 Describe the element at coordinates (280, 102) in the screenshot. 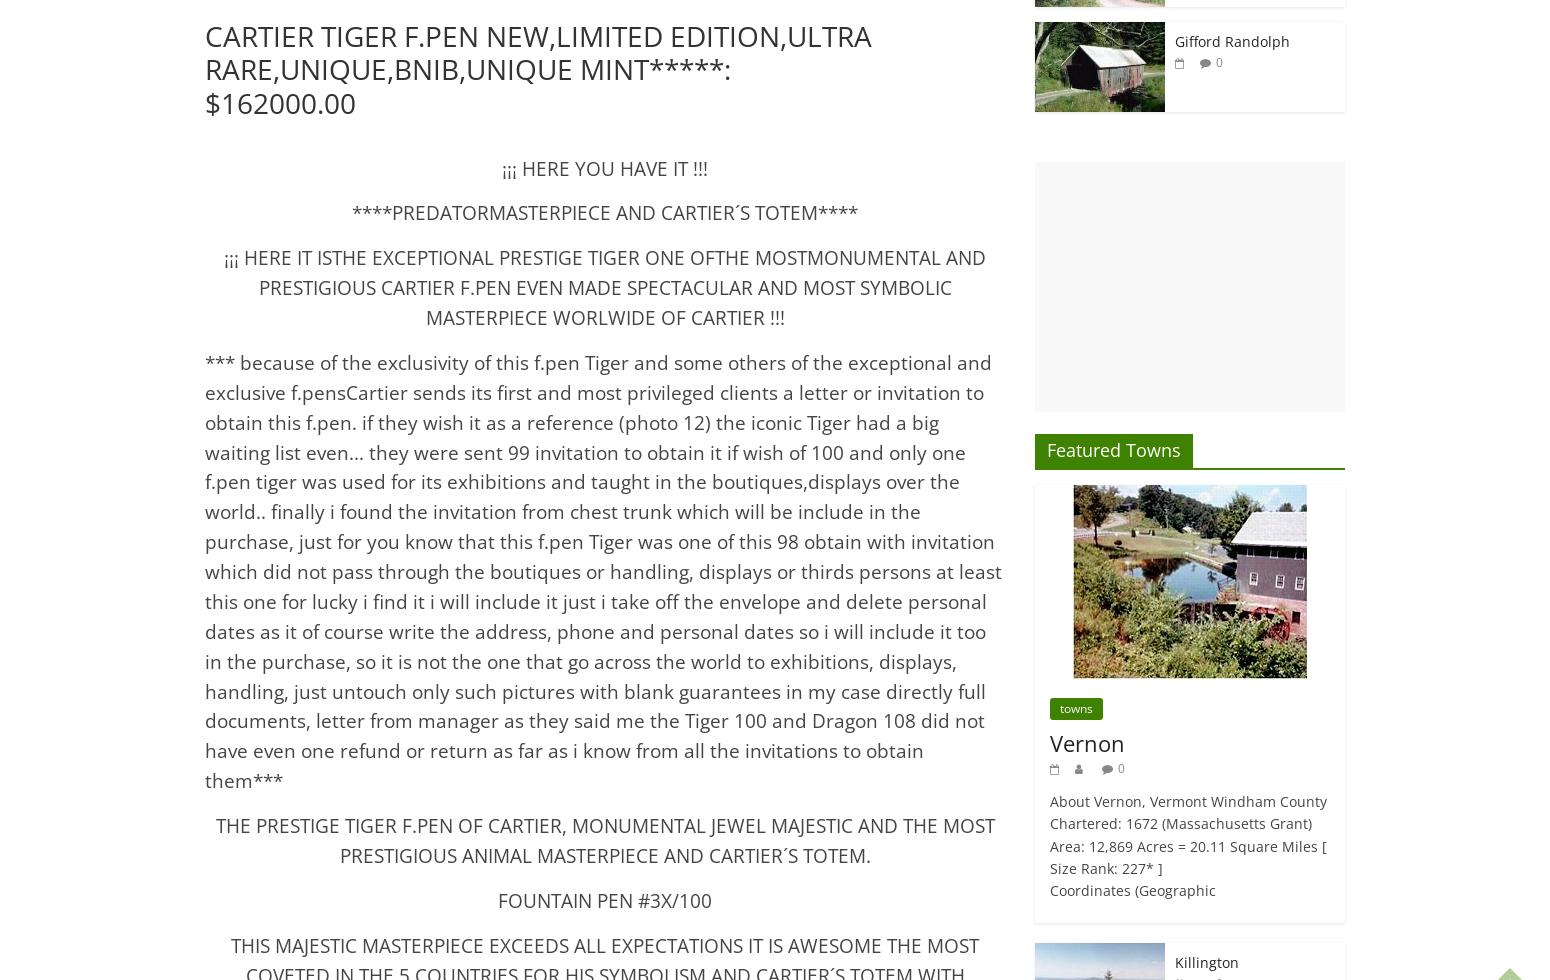

I see `'$162000.00'` at that location.